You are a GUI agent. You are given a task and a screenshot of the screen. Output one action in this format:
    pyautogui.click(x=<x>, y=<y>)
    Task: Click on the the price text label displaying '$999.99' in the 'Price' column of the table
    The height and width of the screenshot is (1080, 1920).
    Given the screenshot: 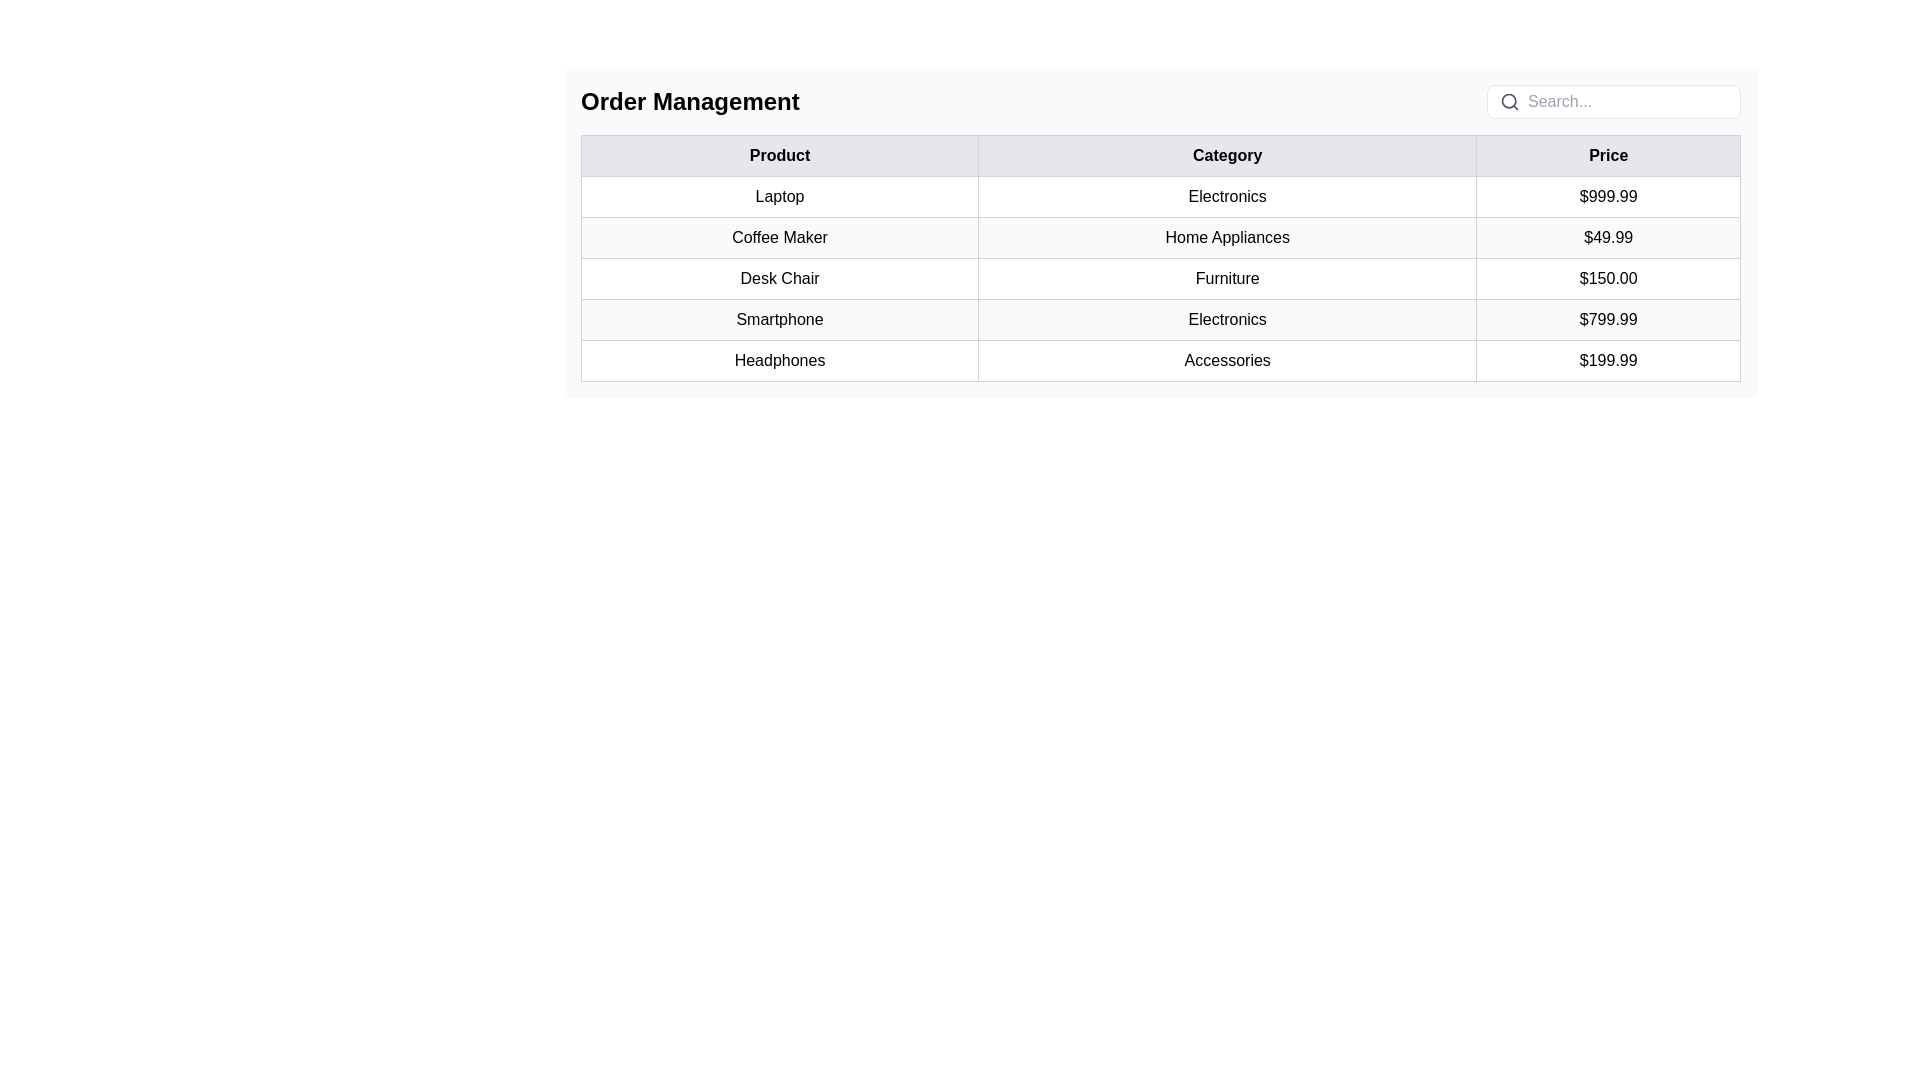 What is the action you would take?
    pyautogui.click(x=1608, y=196)
    